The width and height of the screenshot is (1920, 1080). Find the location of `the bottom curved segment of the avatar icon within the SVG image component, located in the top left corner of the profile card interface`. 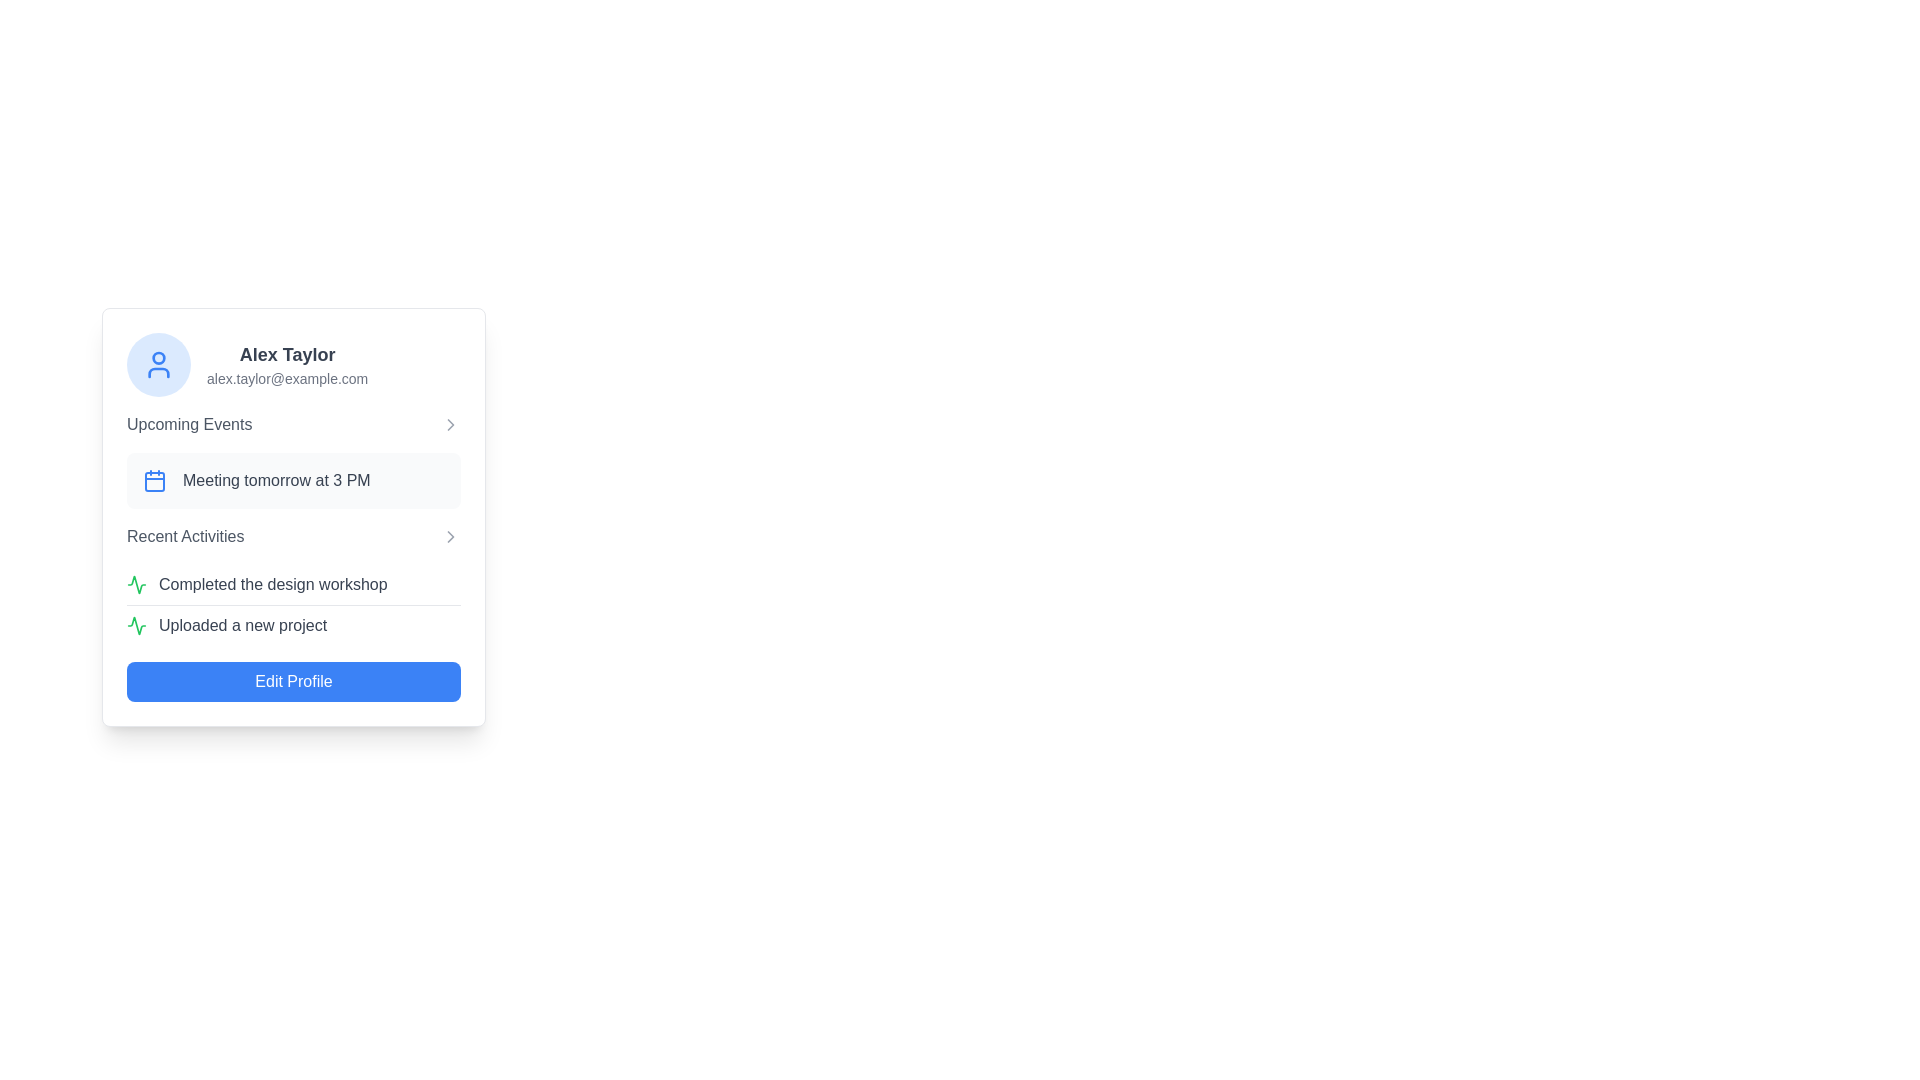

the bottom curved segment of the avatar icon within the SVG image component, located in the top left corner of the profile card interface is located at coordinates (157, 373).